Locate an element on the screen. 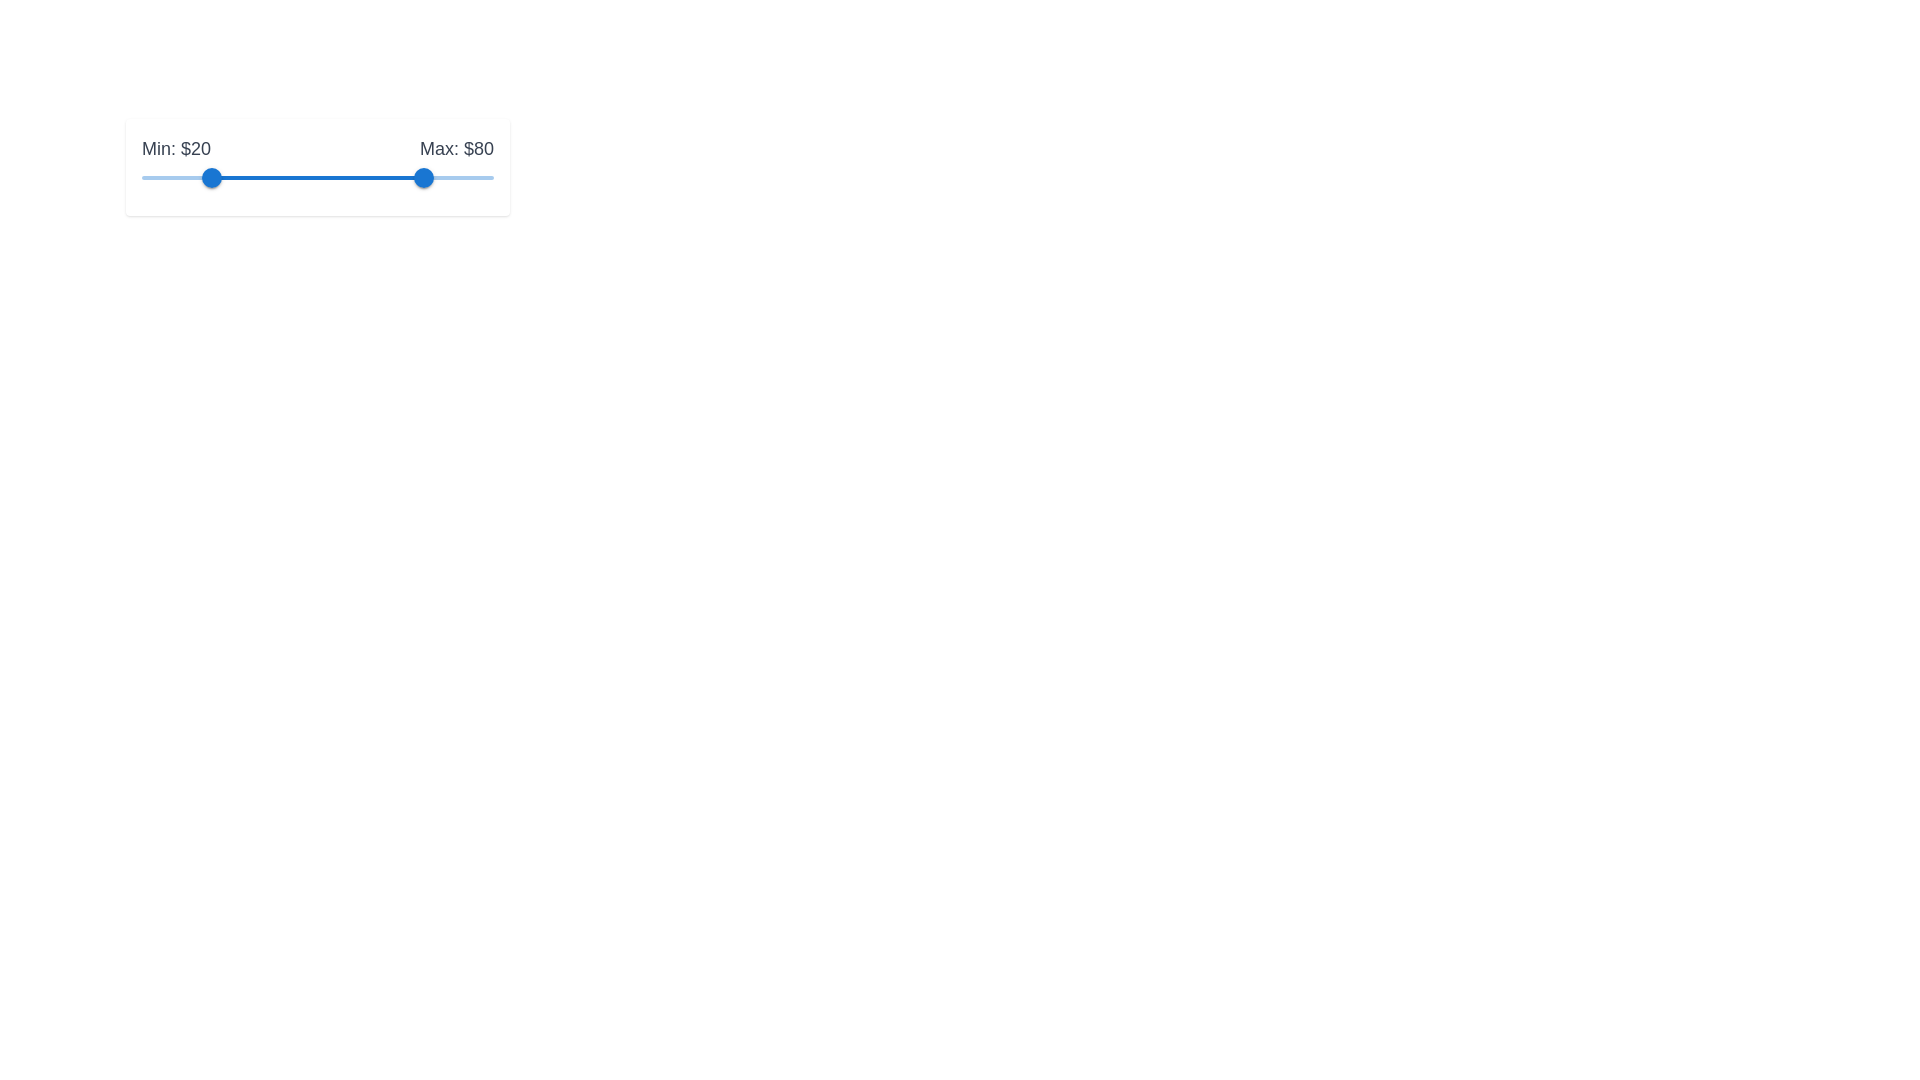  text displayed in the textual component showing 'Min: $20' on the left and 'Max: $80' on the right, positioned above the slider component is located at coordinates (316, 148).